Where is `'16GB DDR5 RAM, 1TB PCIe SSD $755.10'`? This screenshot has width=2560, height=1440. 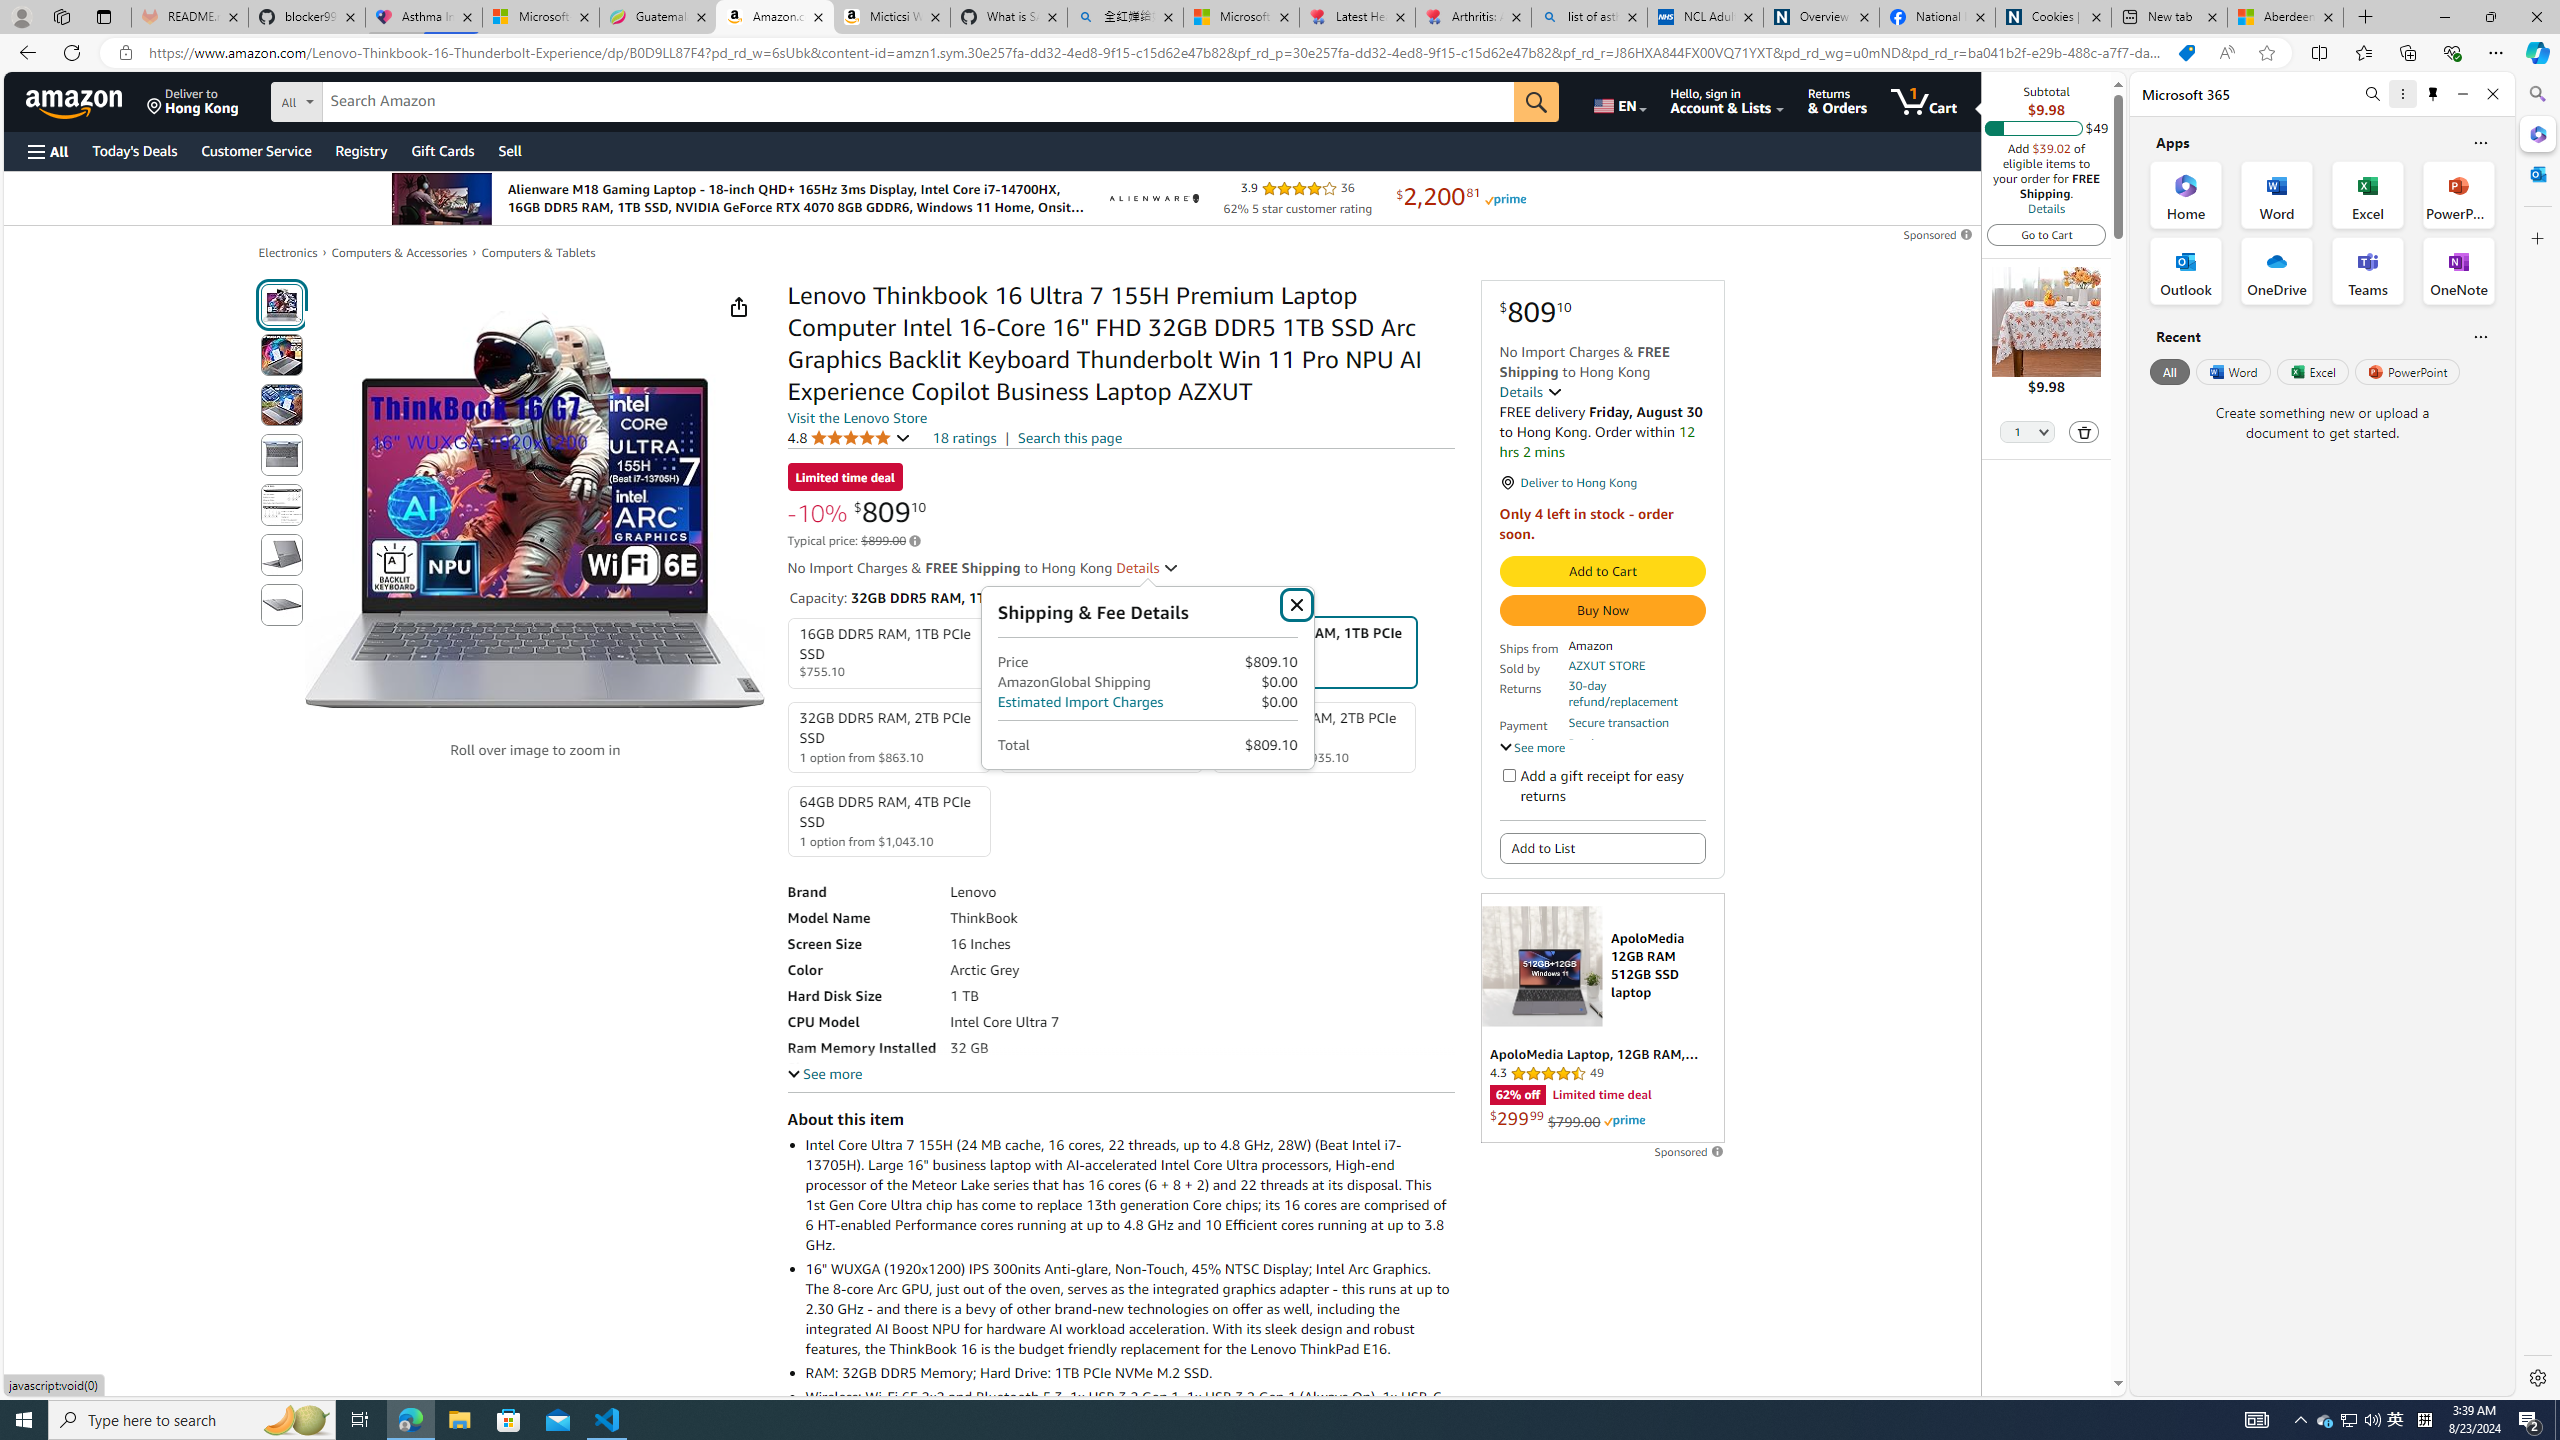 '16GB DDR5 RAM, 1TB PCIe SSD $755.10' is located at coordinates (888, 652).